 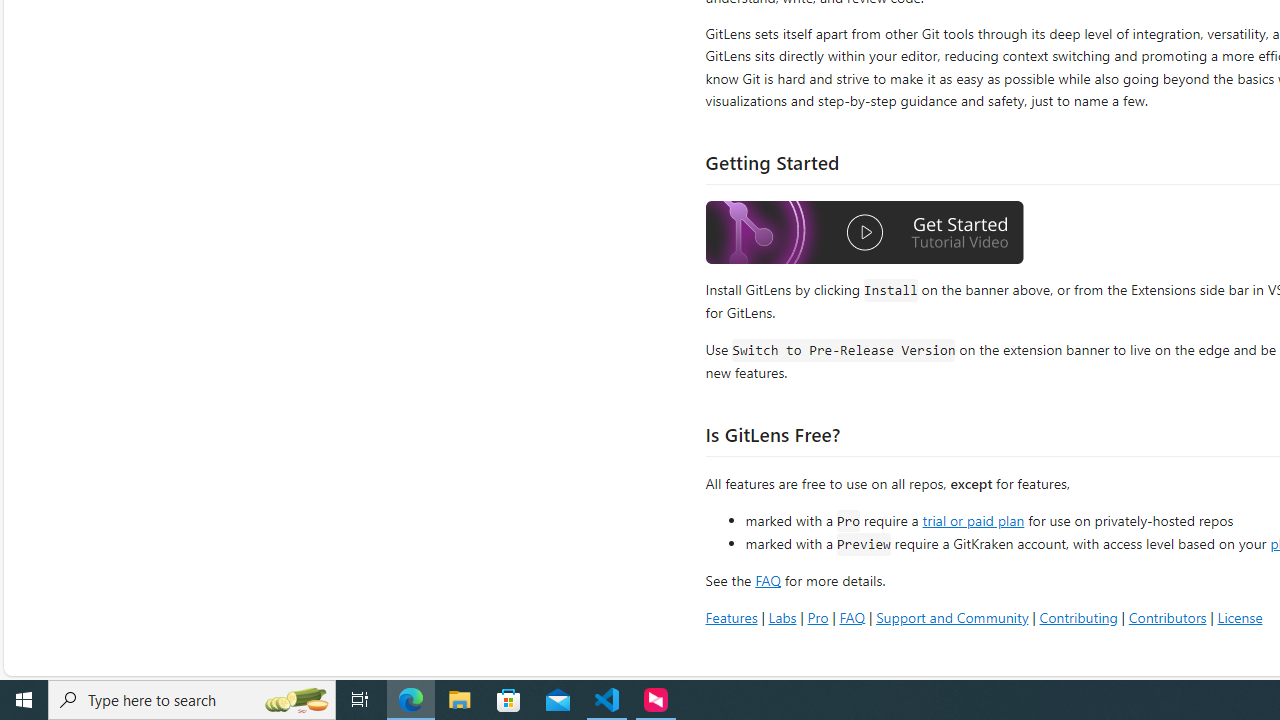 I want to click on 'Support and Community', so click(x=951, y=616).